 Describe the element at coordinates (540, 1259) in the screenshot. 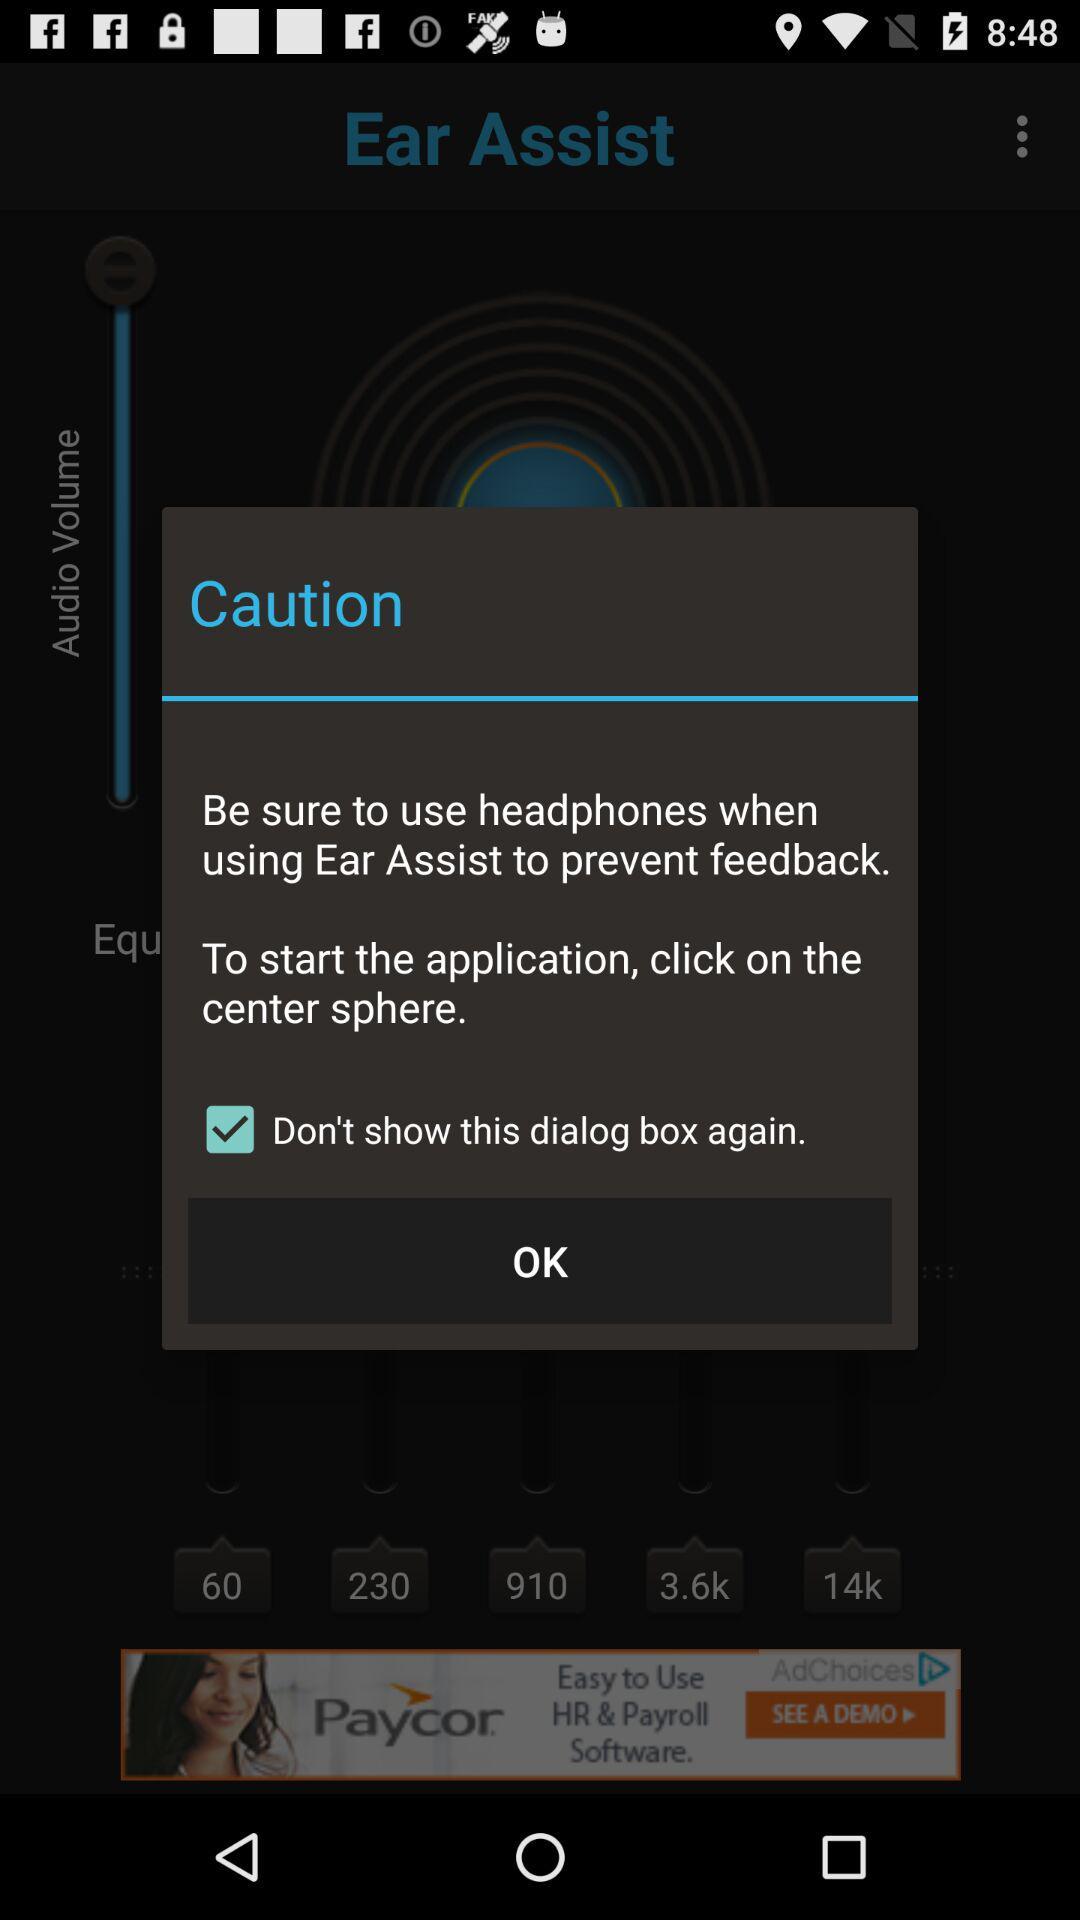

I see `the item below don t show` at that location.